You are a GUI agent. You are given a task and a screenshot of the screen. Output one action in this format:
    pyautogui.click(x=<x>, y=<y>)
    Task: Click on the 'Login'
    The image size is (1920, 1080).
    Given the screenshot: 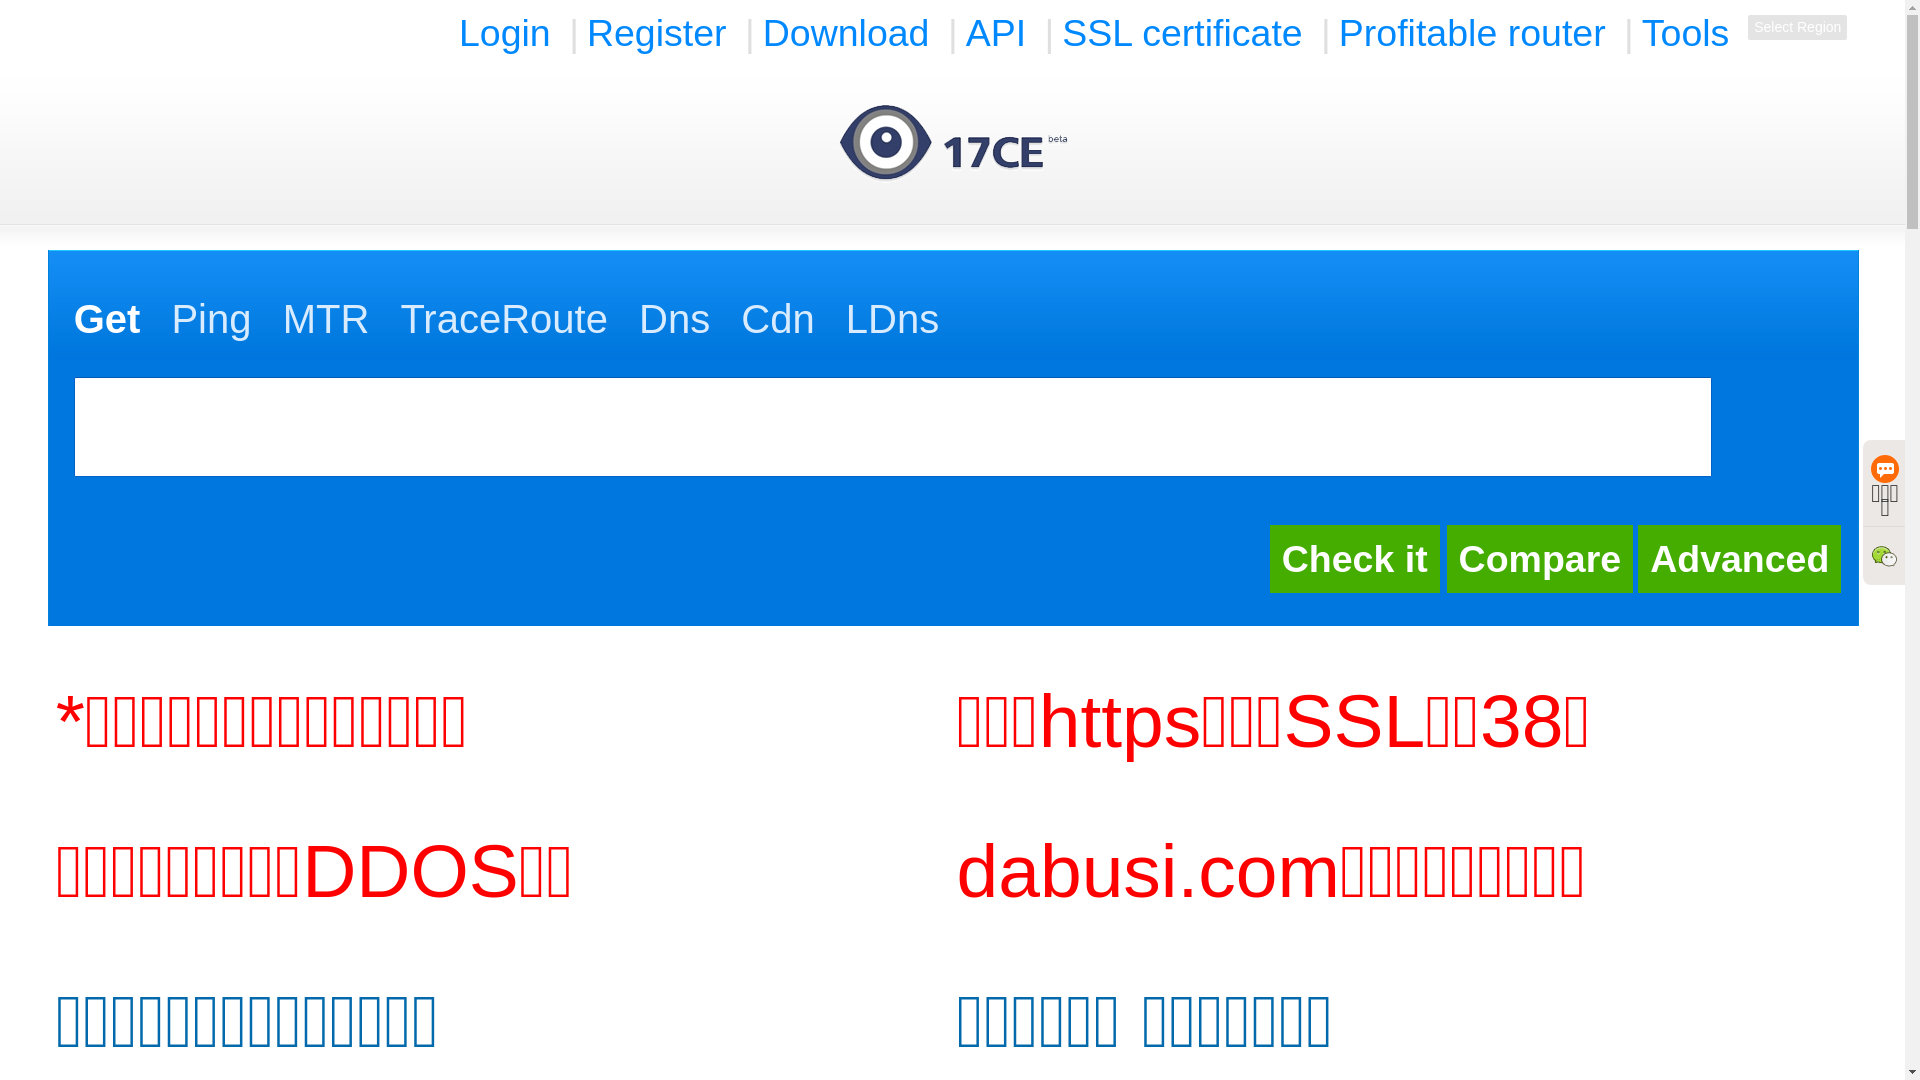 What is the action you would take?
    pyautogui.click(x=450, y=33)
    